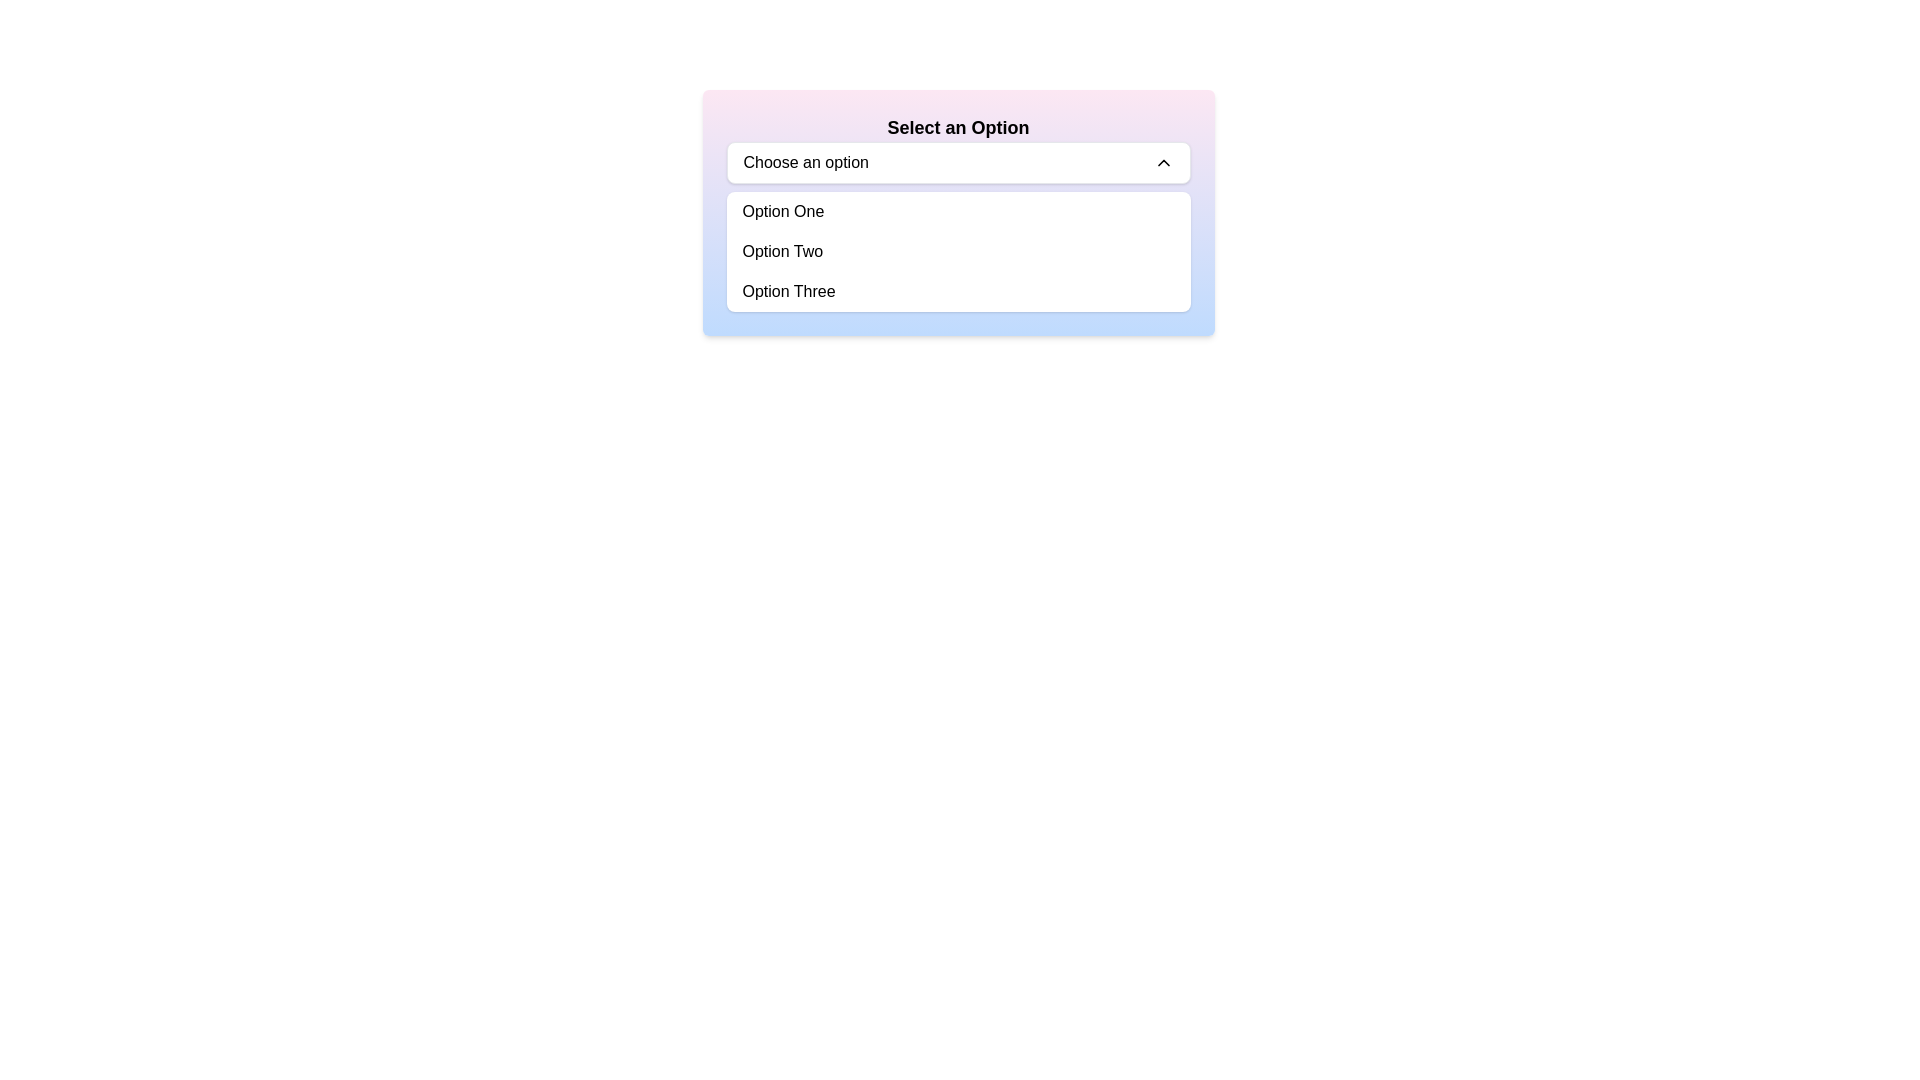  What do you see at coordinates (957, 212) in the screenshot?
I see `the 'Option One' item in the dropdown menu` at bounding box center [957, 212].